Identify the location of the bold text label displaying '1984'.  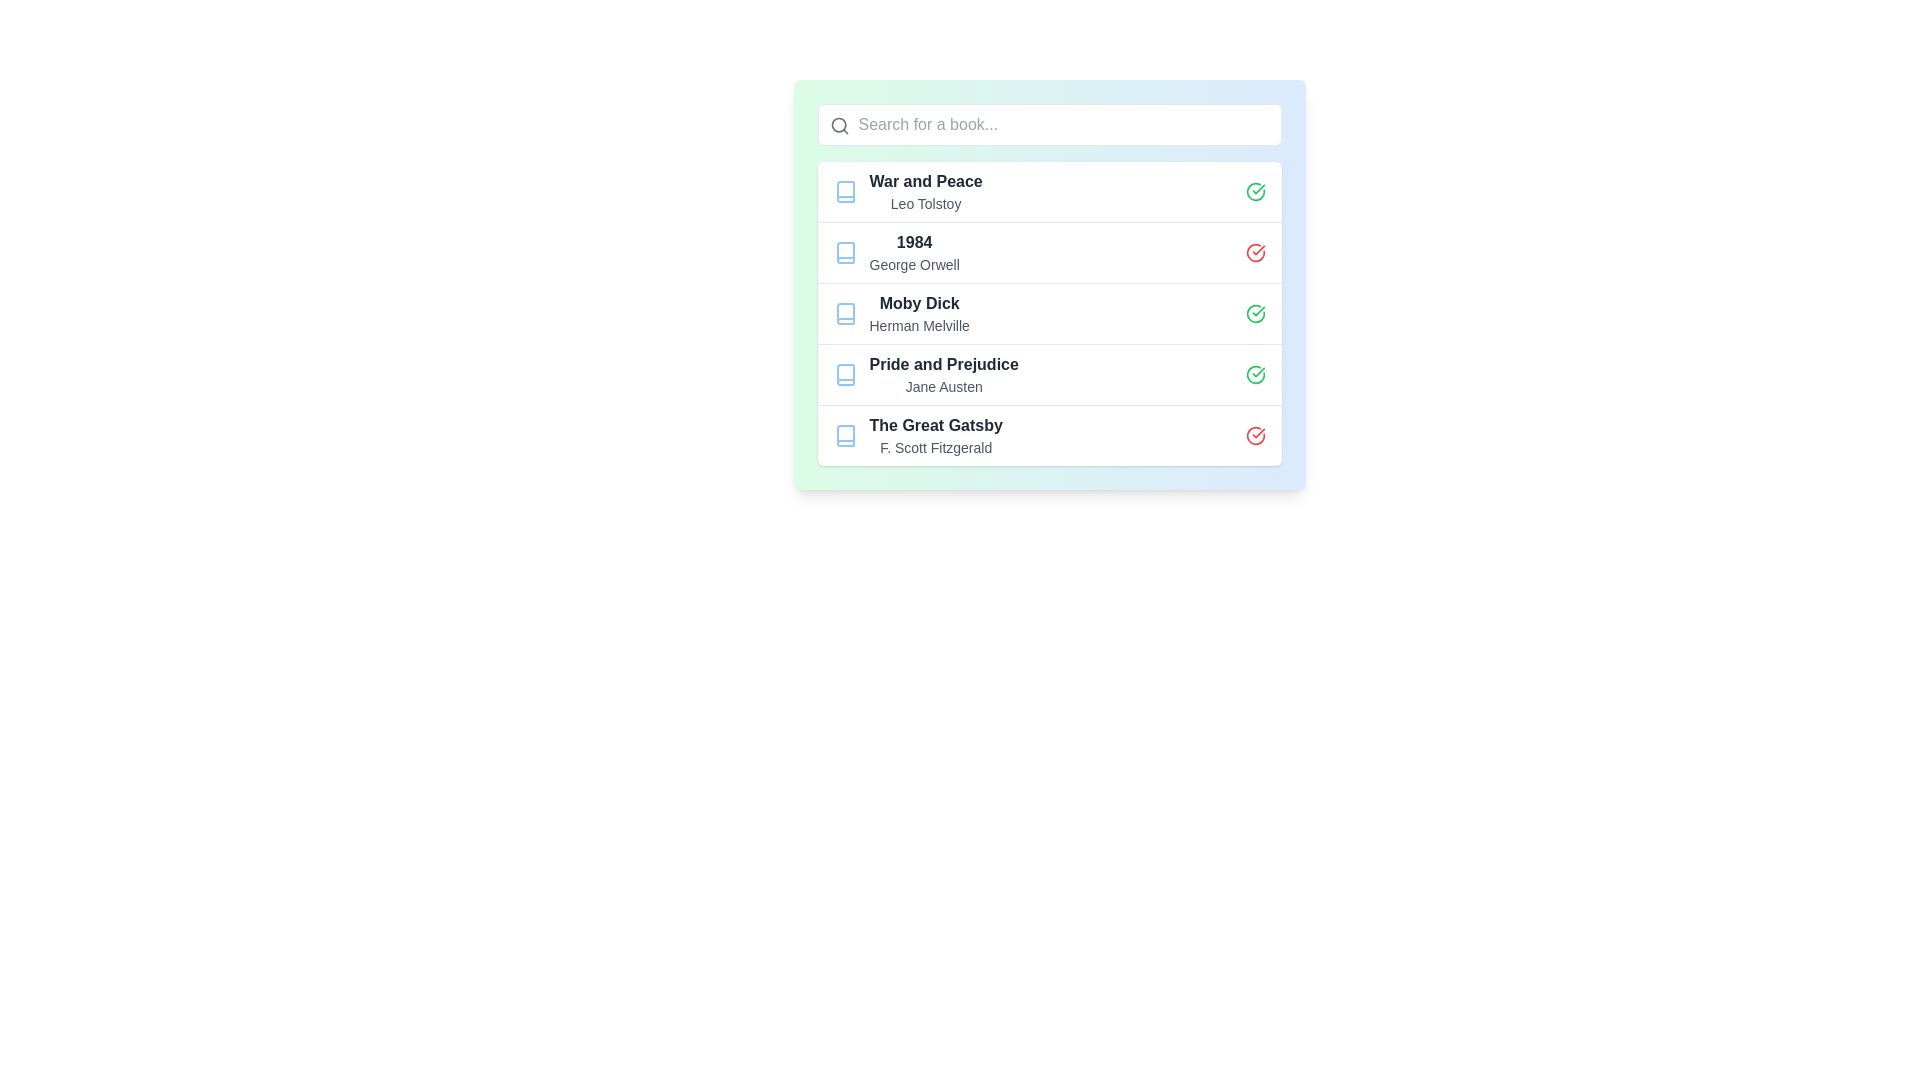
(913, 242).